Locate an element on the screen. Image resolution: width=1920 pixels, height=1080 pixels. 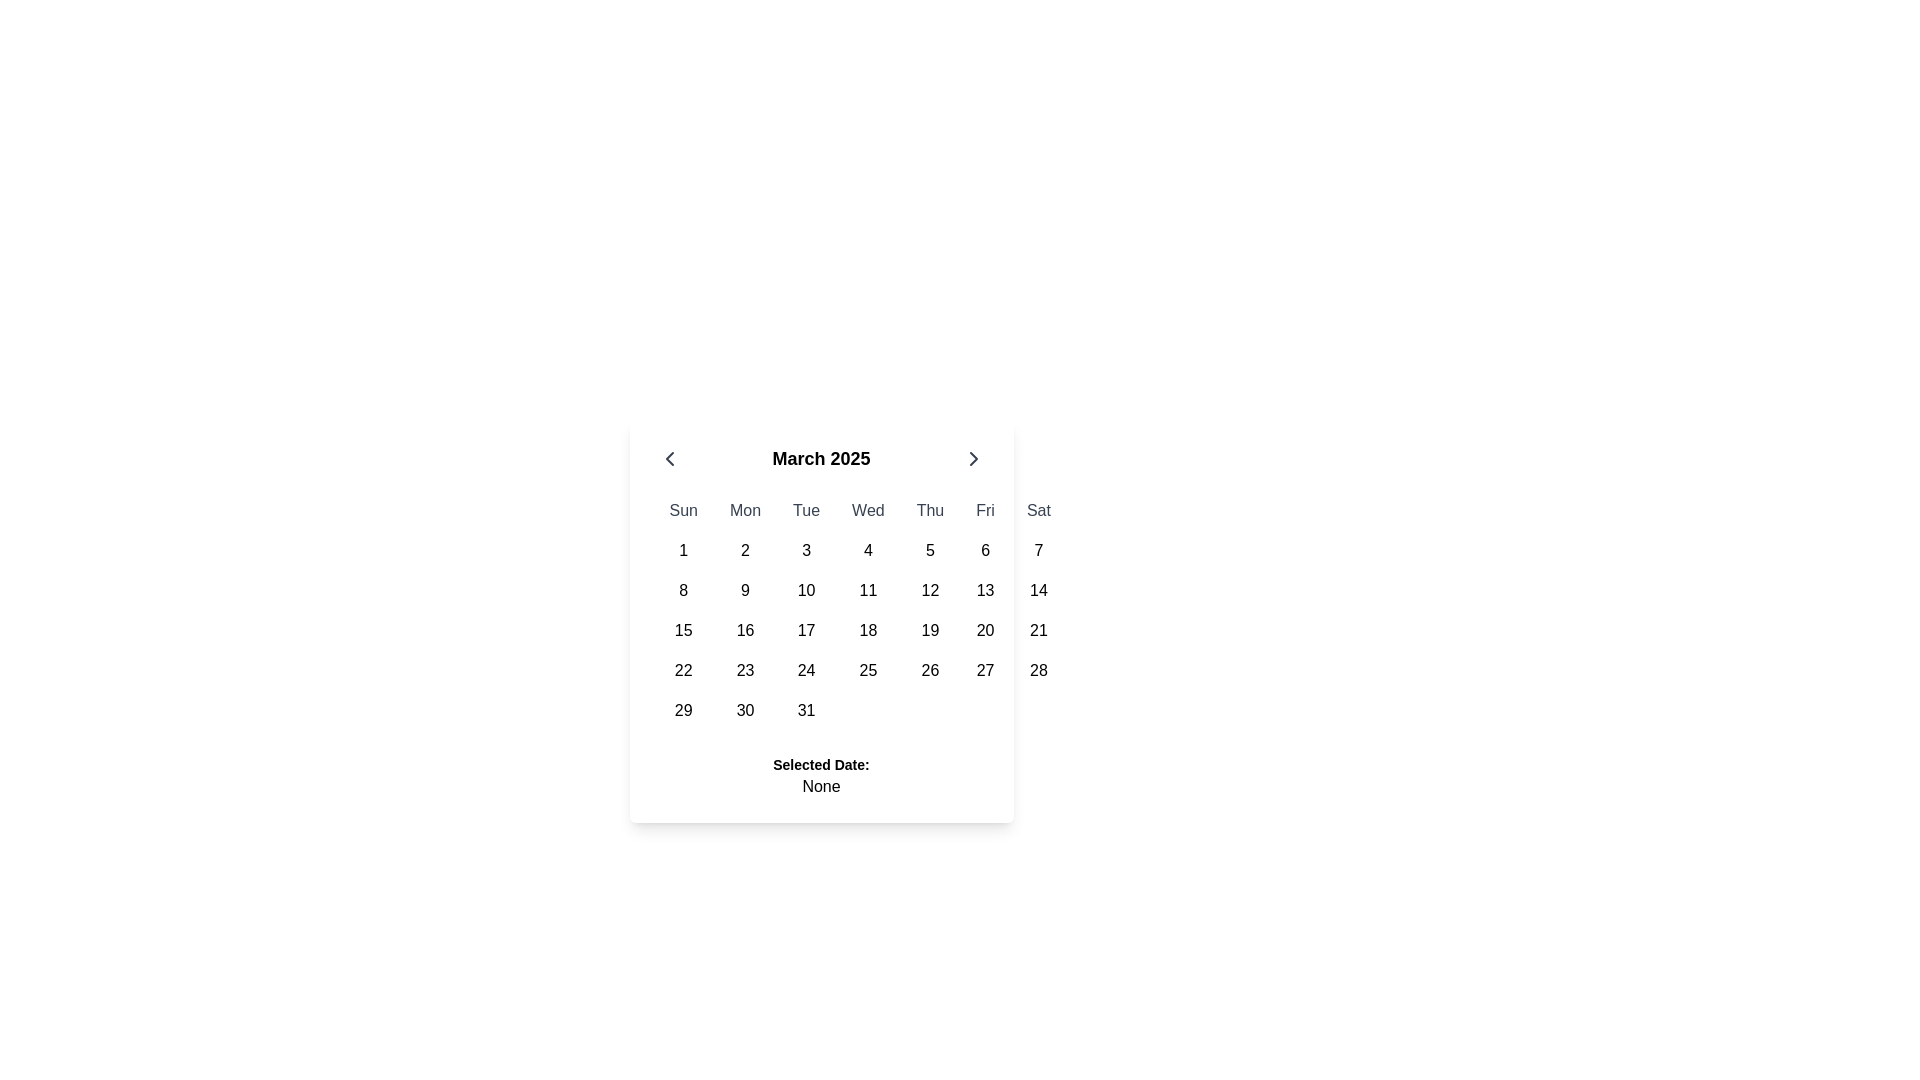
the label indicating the currently selected date, which currently displays 'None', located below the 'Selected Date:' text in the calendar interface is located at coordinates (821, 785).